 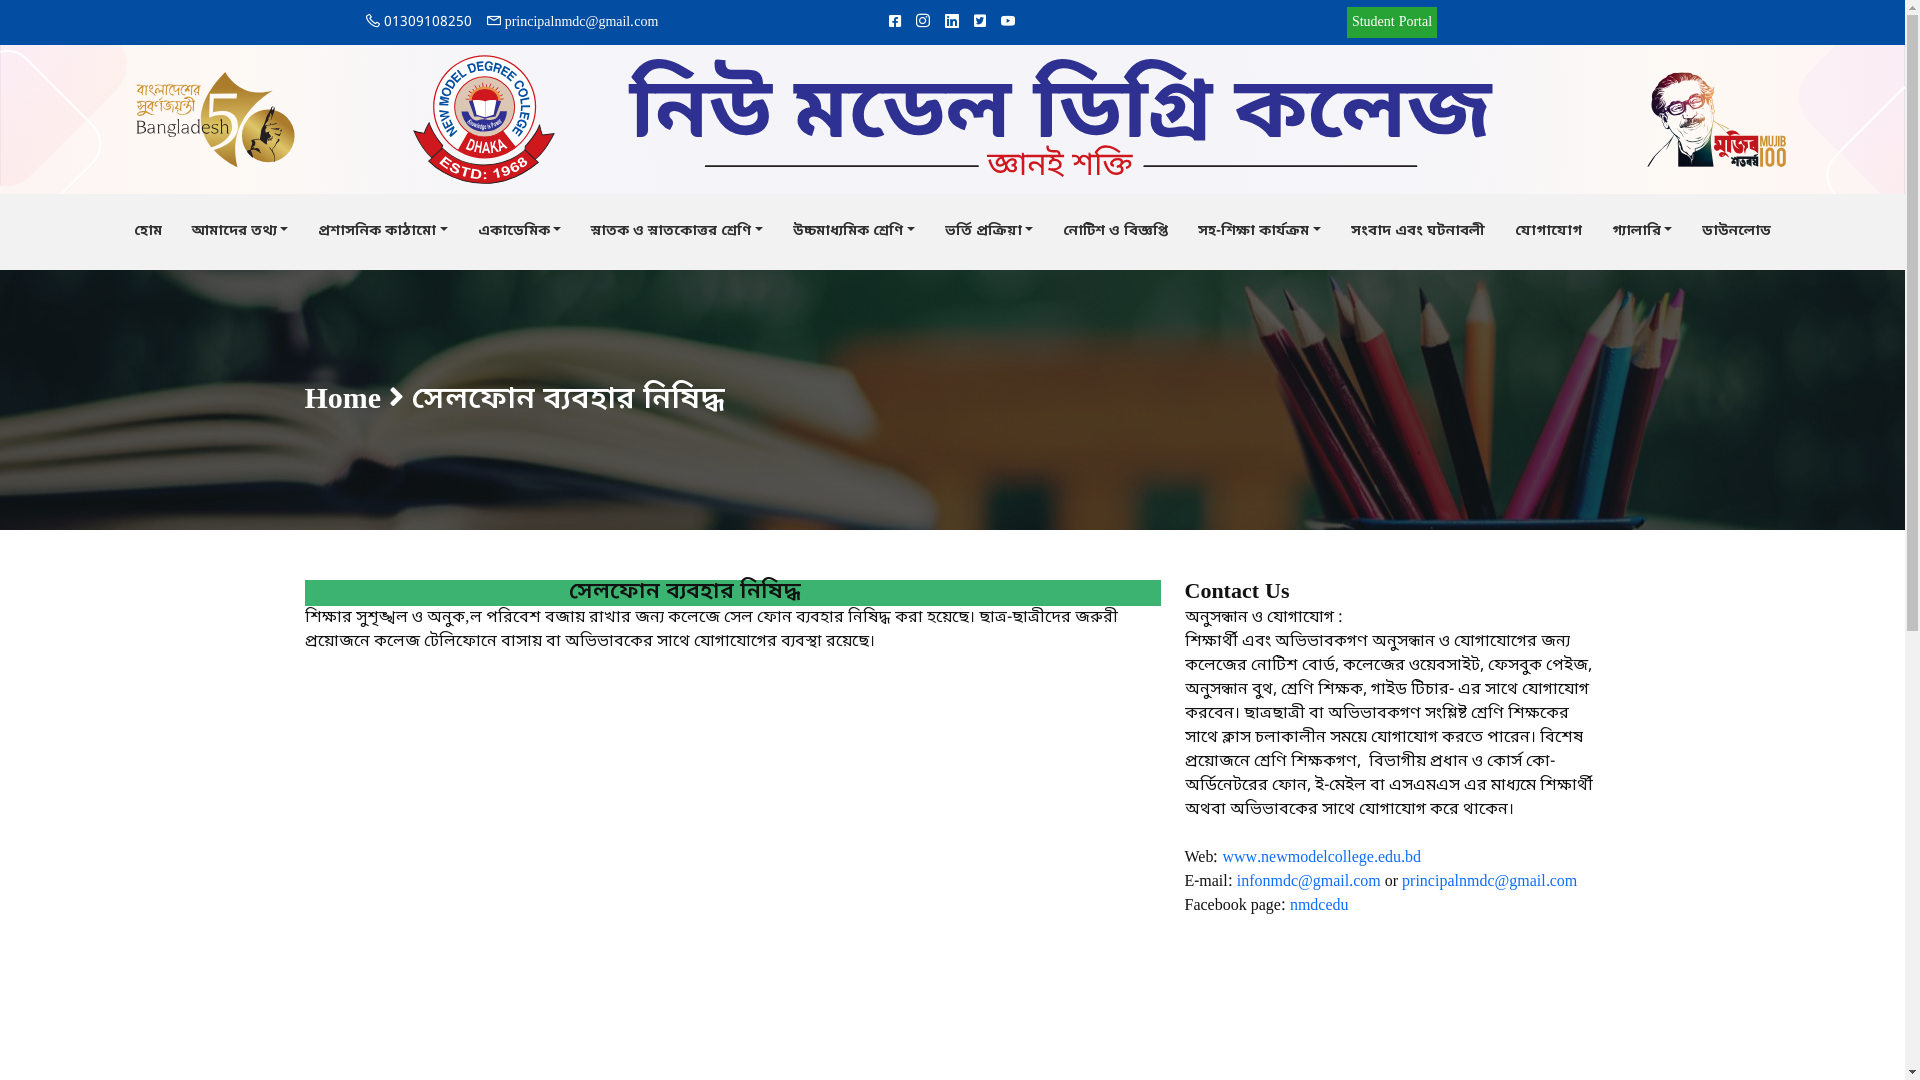 What do you see at coordinates (1319, 906) in the screenshot?
I see `'nmdcedu'` at bounding box center [1319, 906].